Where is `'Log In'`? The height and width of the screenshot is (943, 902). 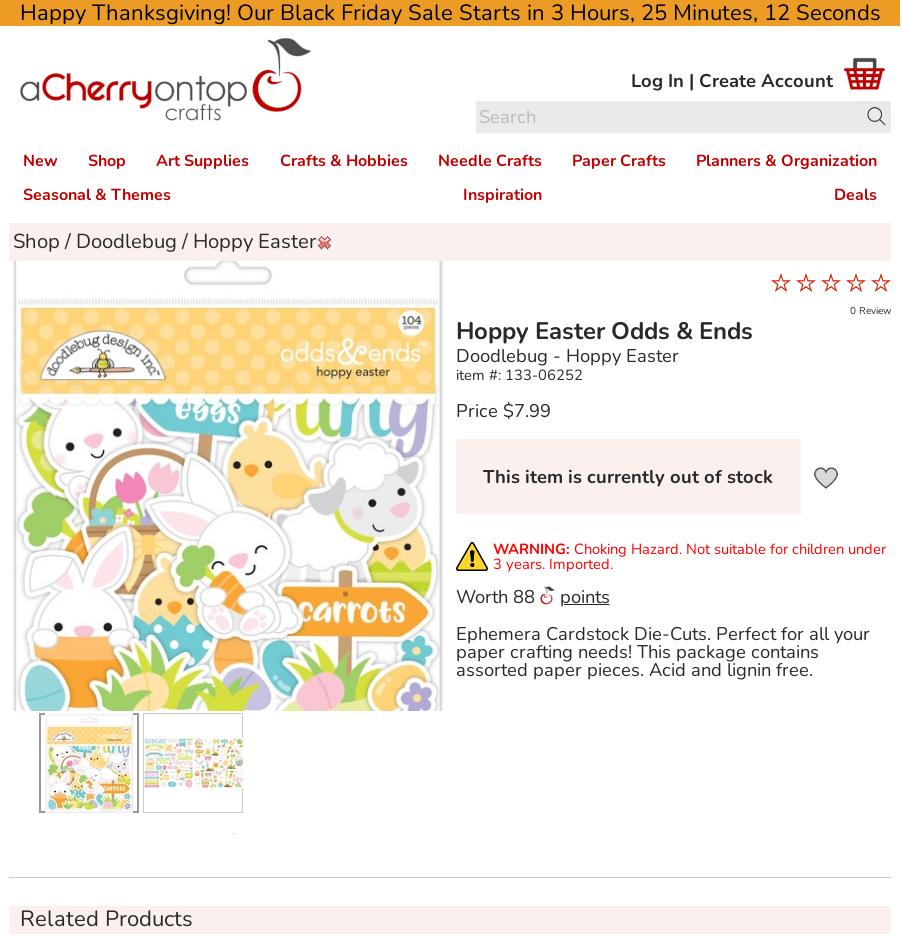
'Log In' is located at coordinates (656, 78).